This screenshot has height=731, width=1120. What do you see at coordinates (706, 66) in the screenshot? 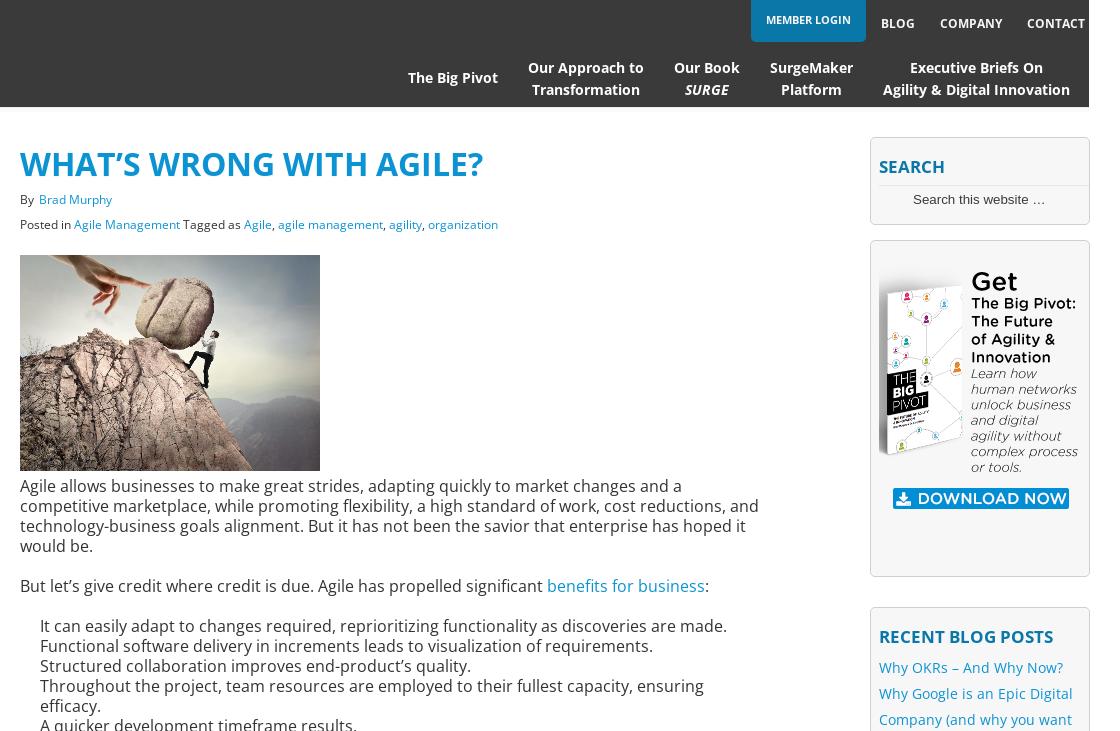
I see `'Our Book'` at bounding box center [706, 66].